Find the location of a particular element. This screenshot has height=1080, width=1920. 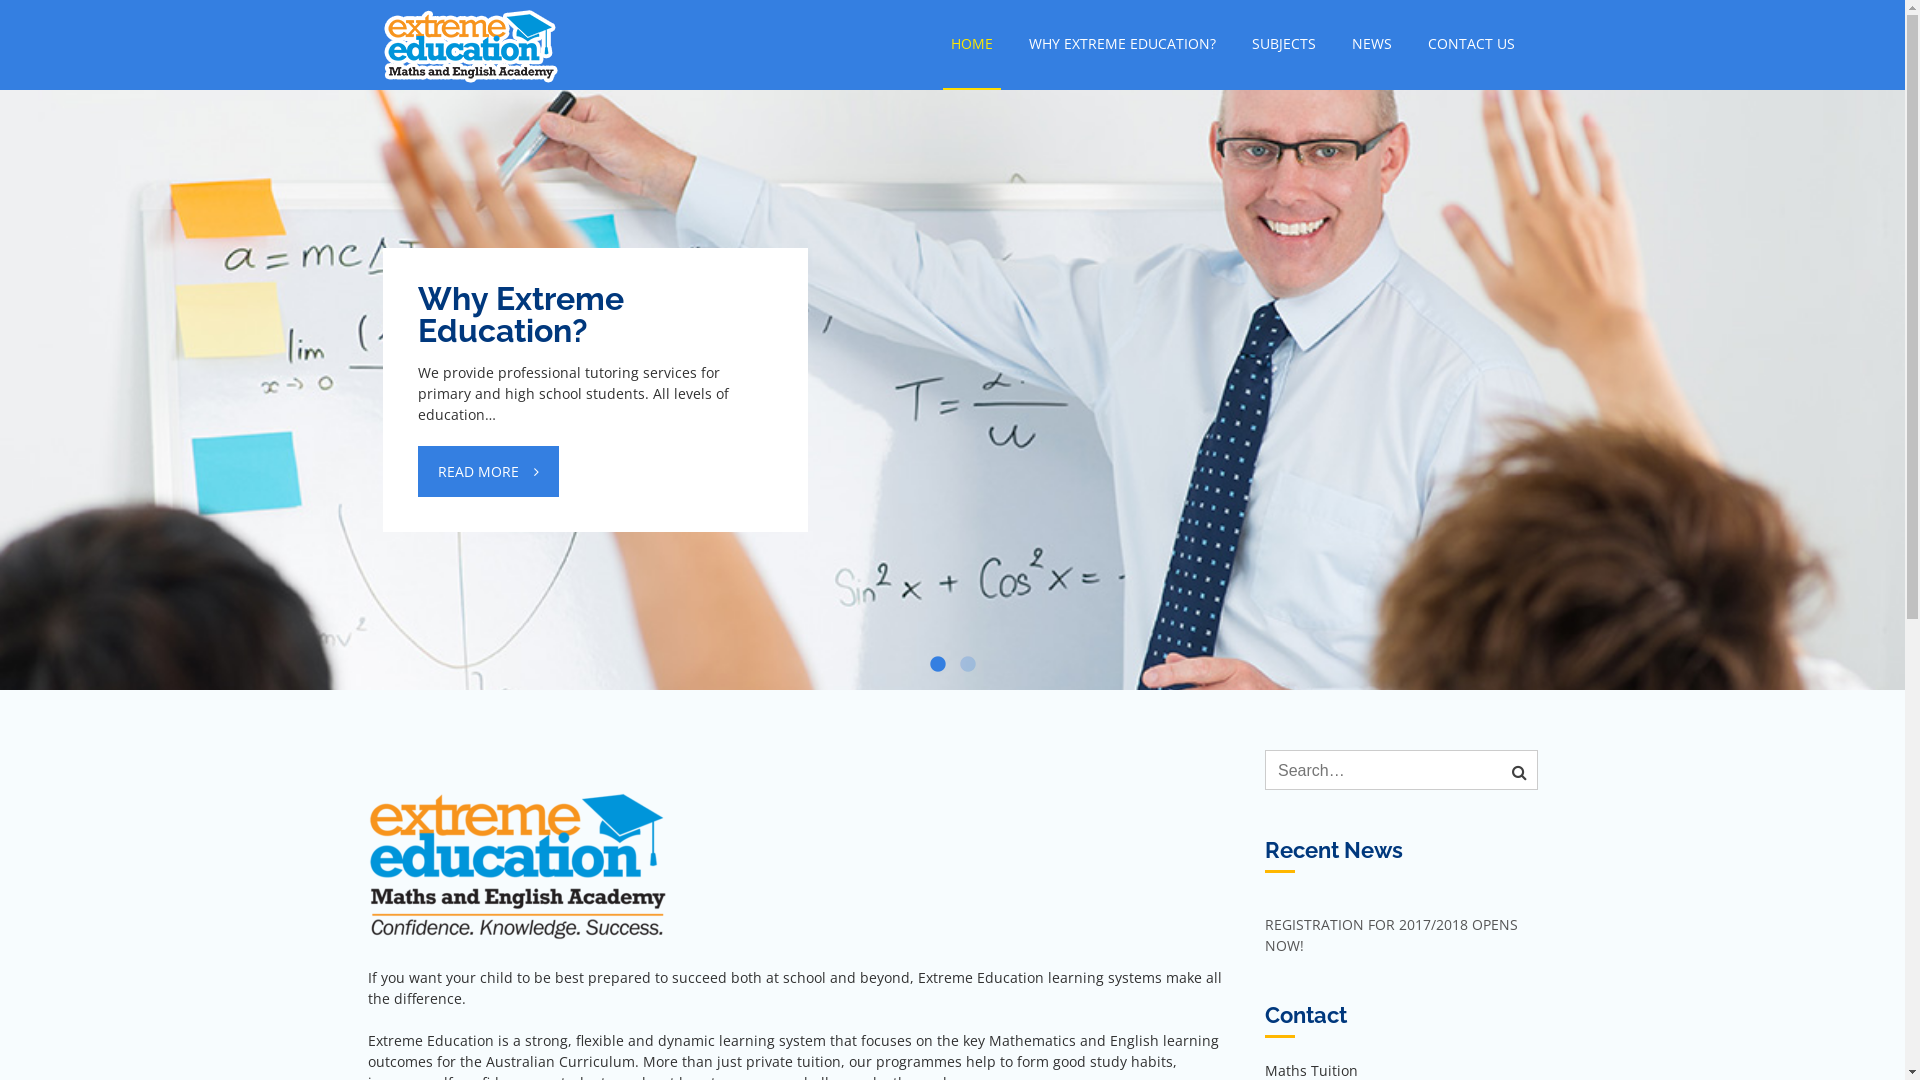

'NEWS' is located at coordinates (1371, 43).